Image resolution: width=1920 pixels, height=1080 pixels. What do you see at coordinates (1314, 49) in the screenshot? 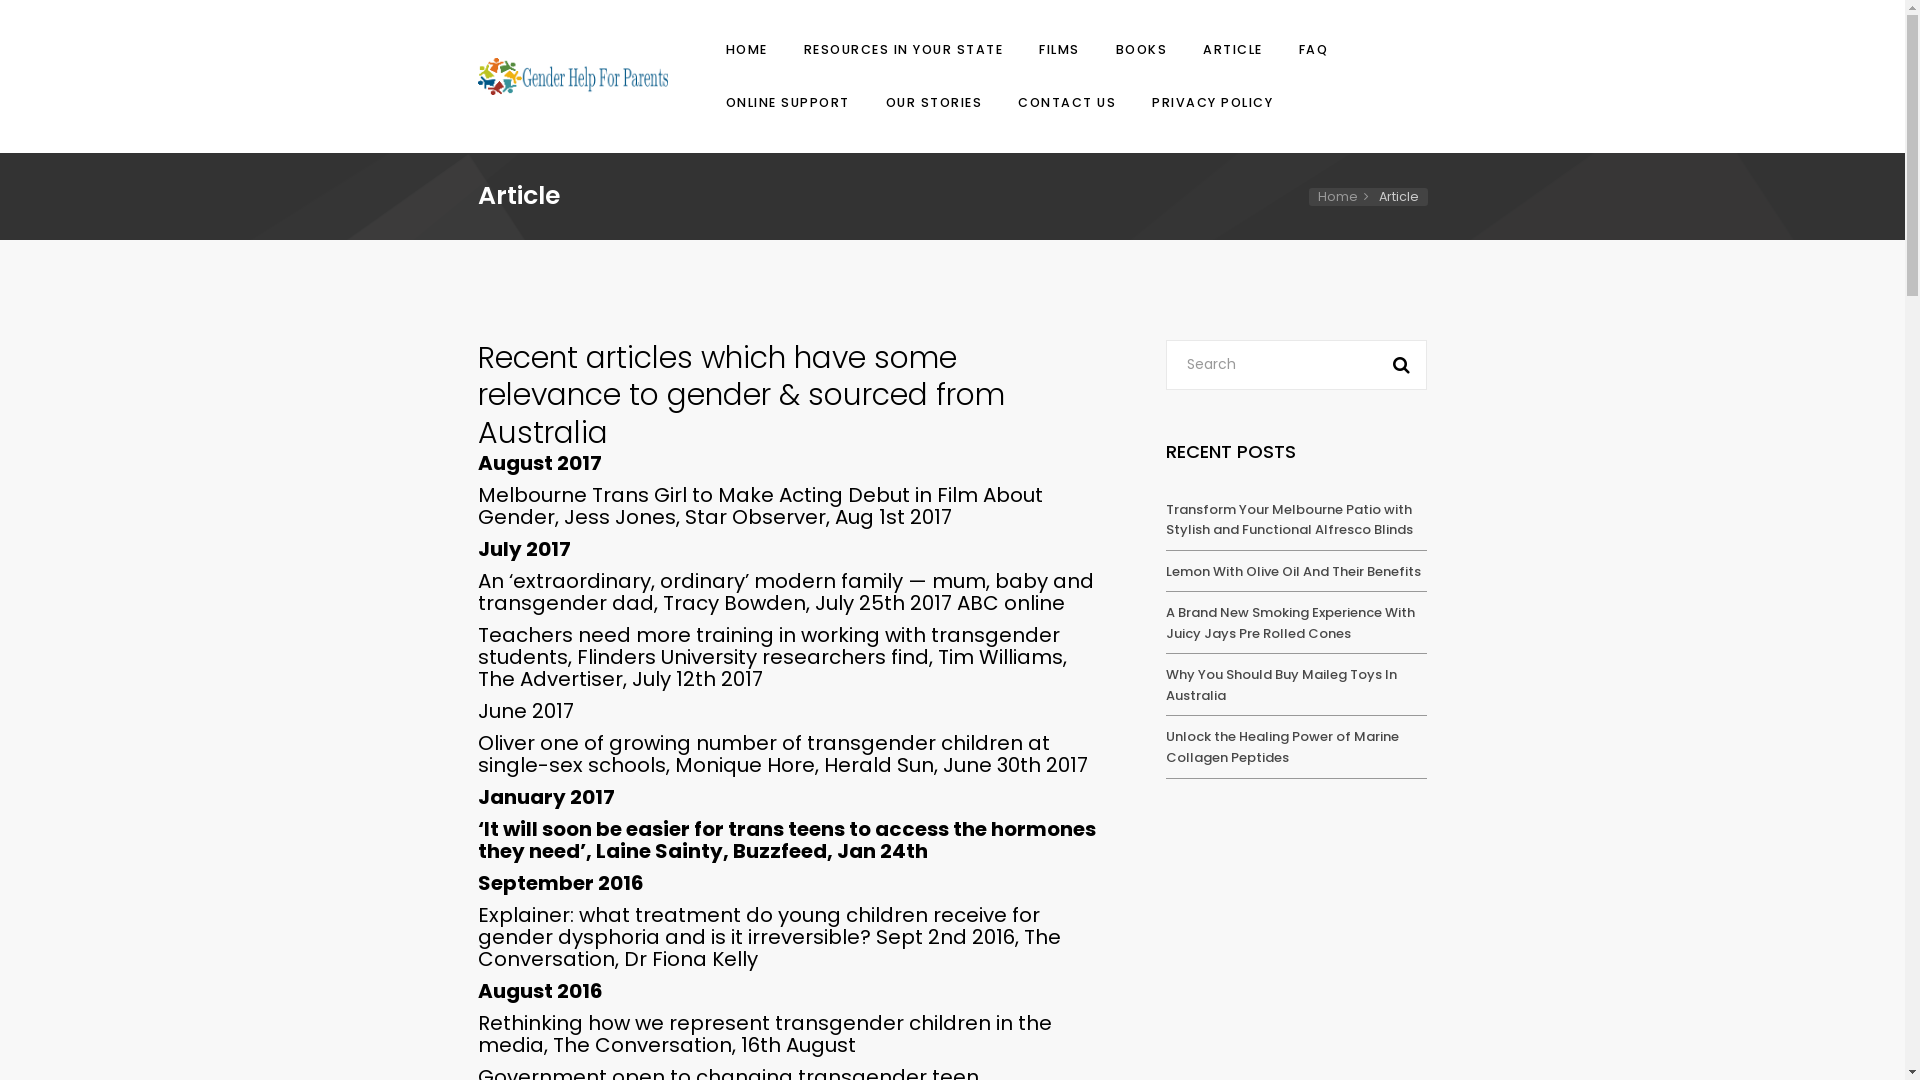
I see `'FAQ'` at bounding box center [1314, 49].